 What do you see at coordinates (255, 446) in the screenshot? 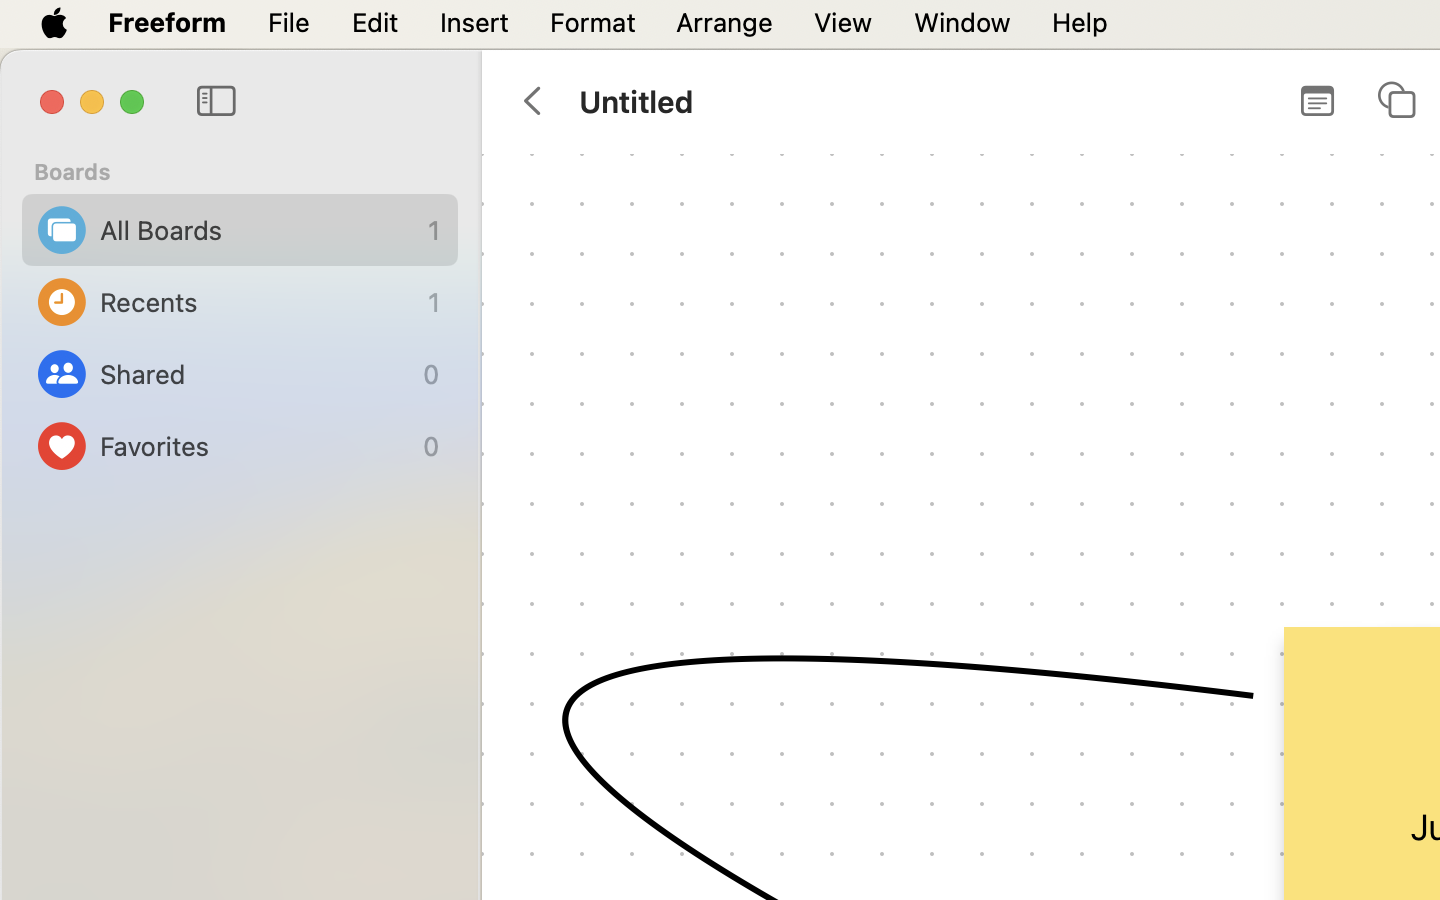
I see `'Favorites'` at bounding box center [255, 446].